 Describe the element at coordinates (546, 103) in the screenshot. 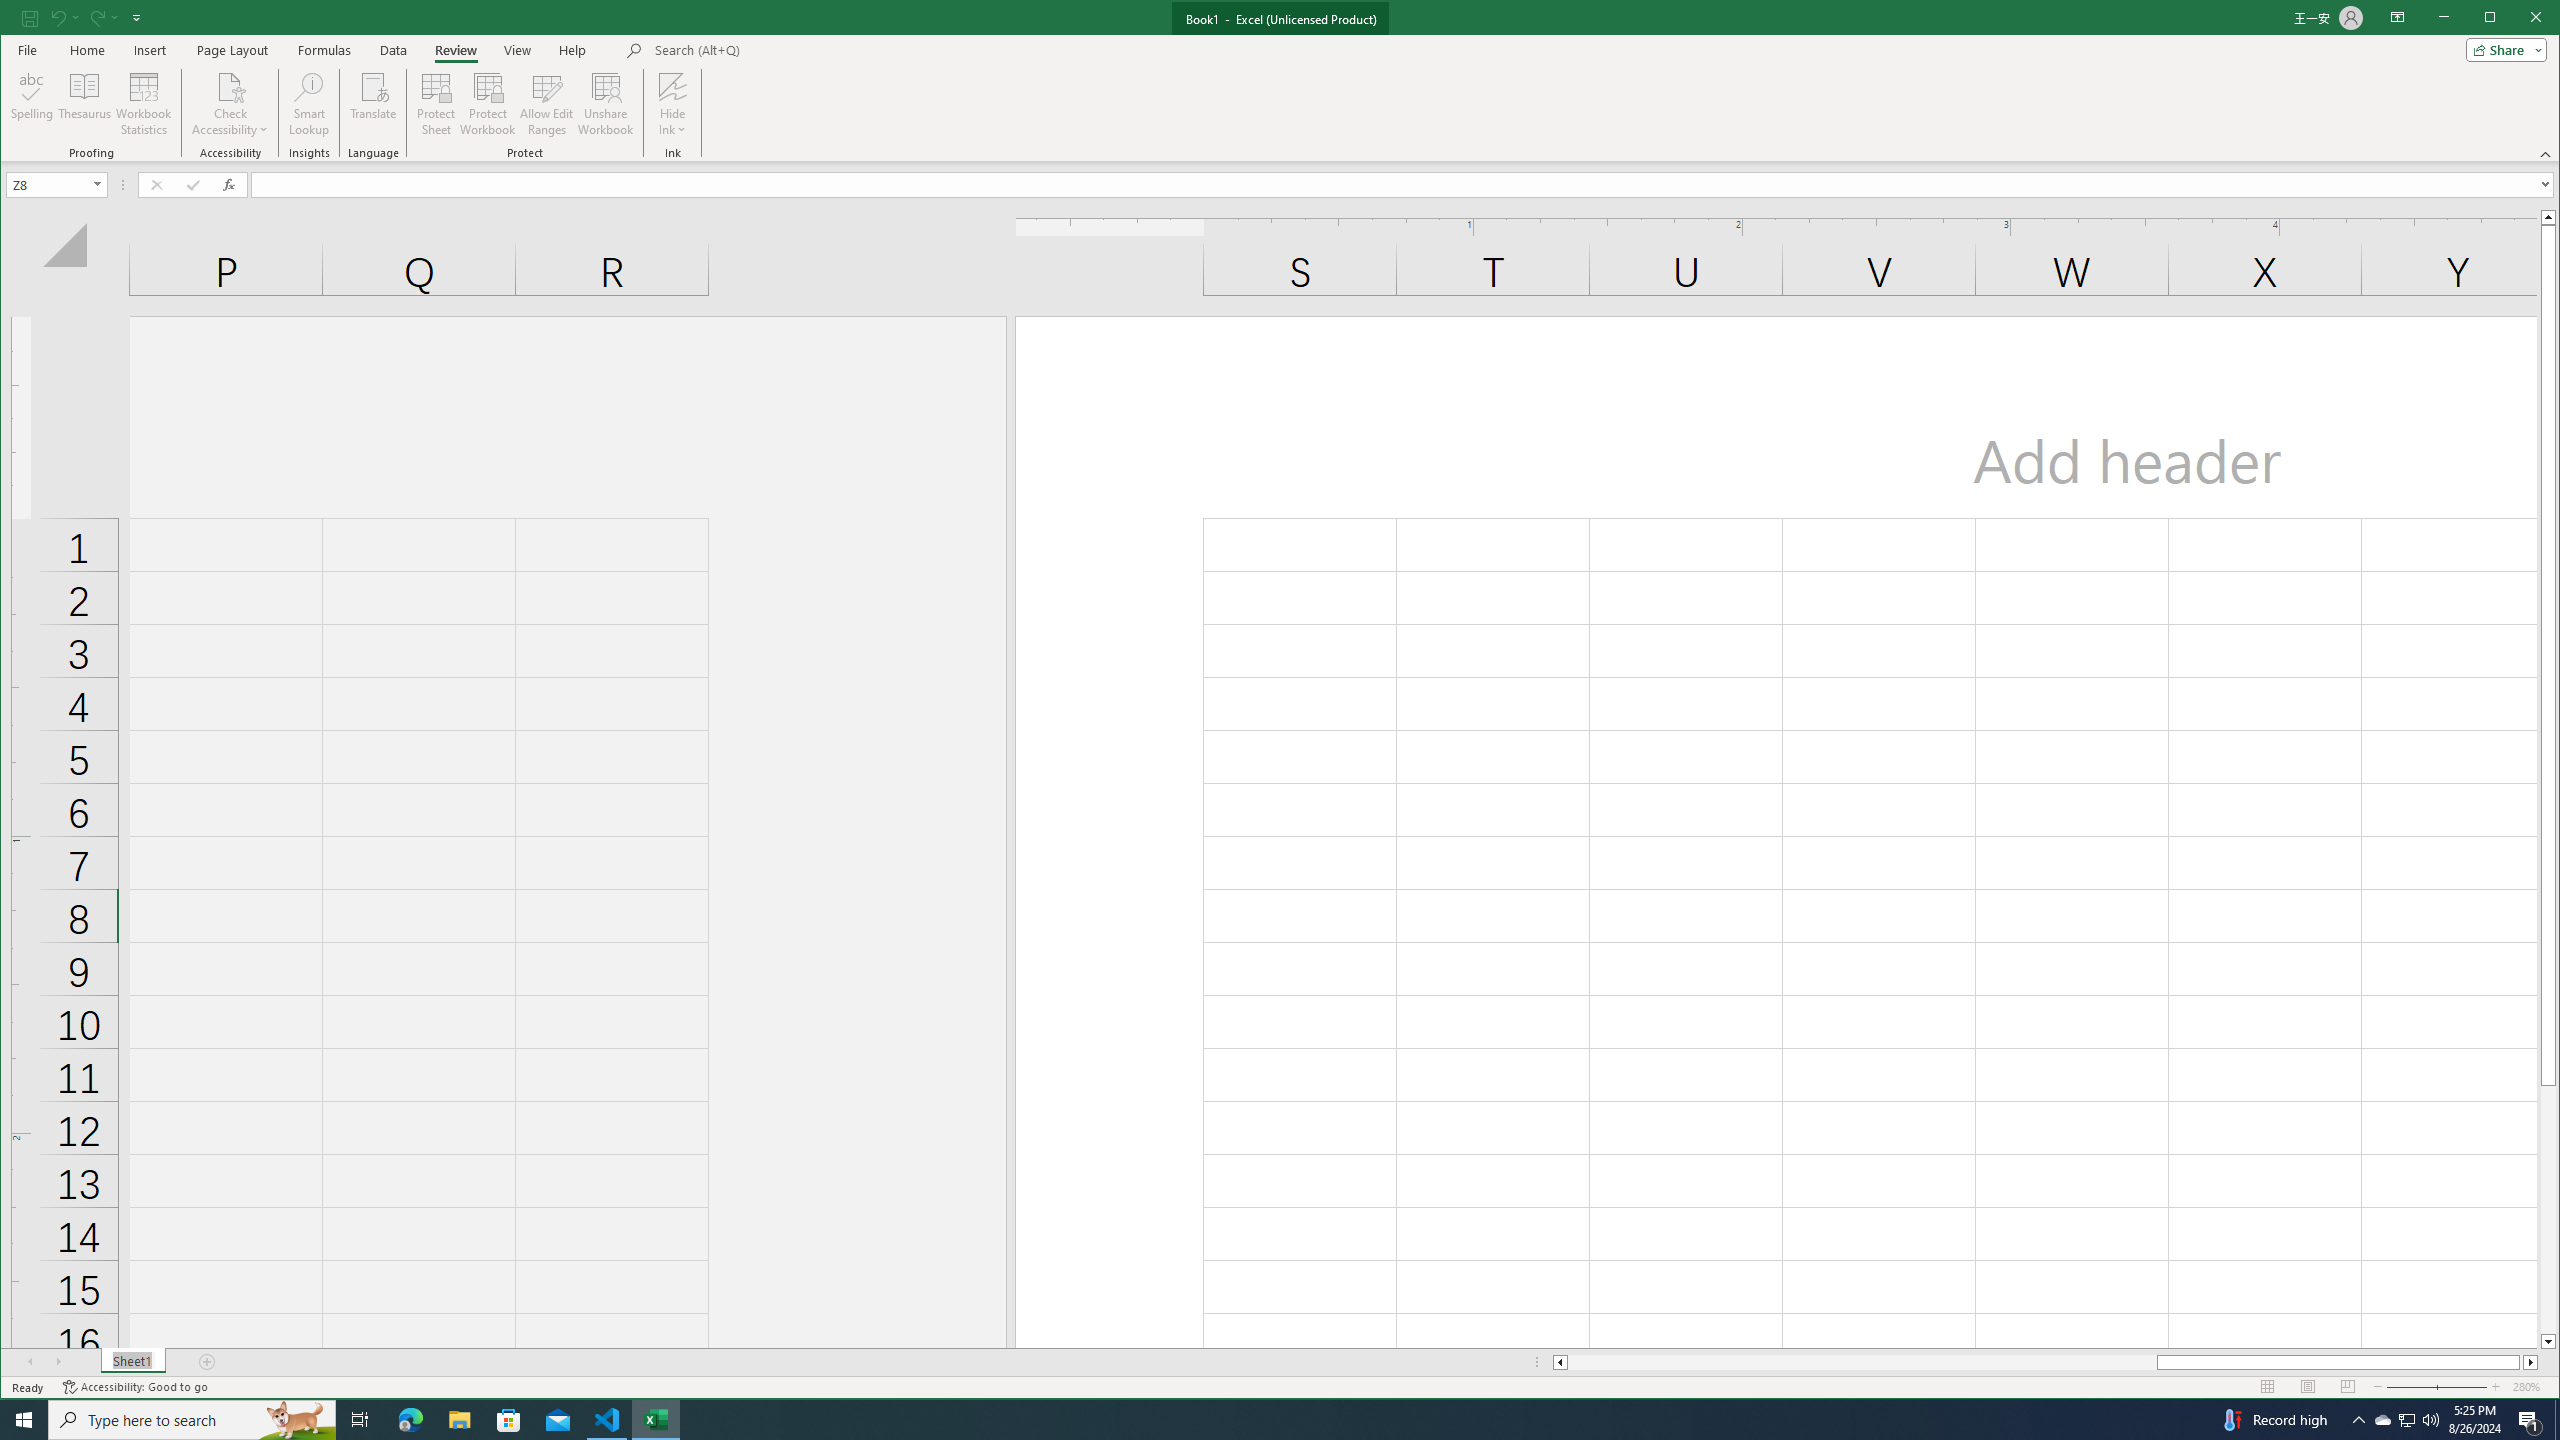

I see `'Allow Edit Ranges'` at that location.